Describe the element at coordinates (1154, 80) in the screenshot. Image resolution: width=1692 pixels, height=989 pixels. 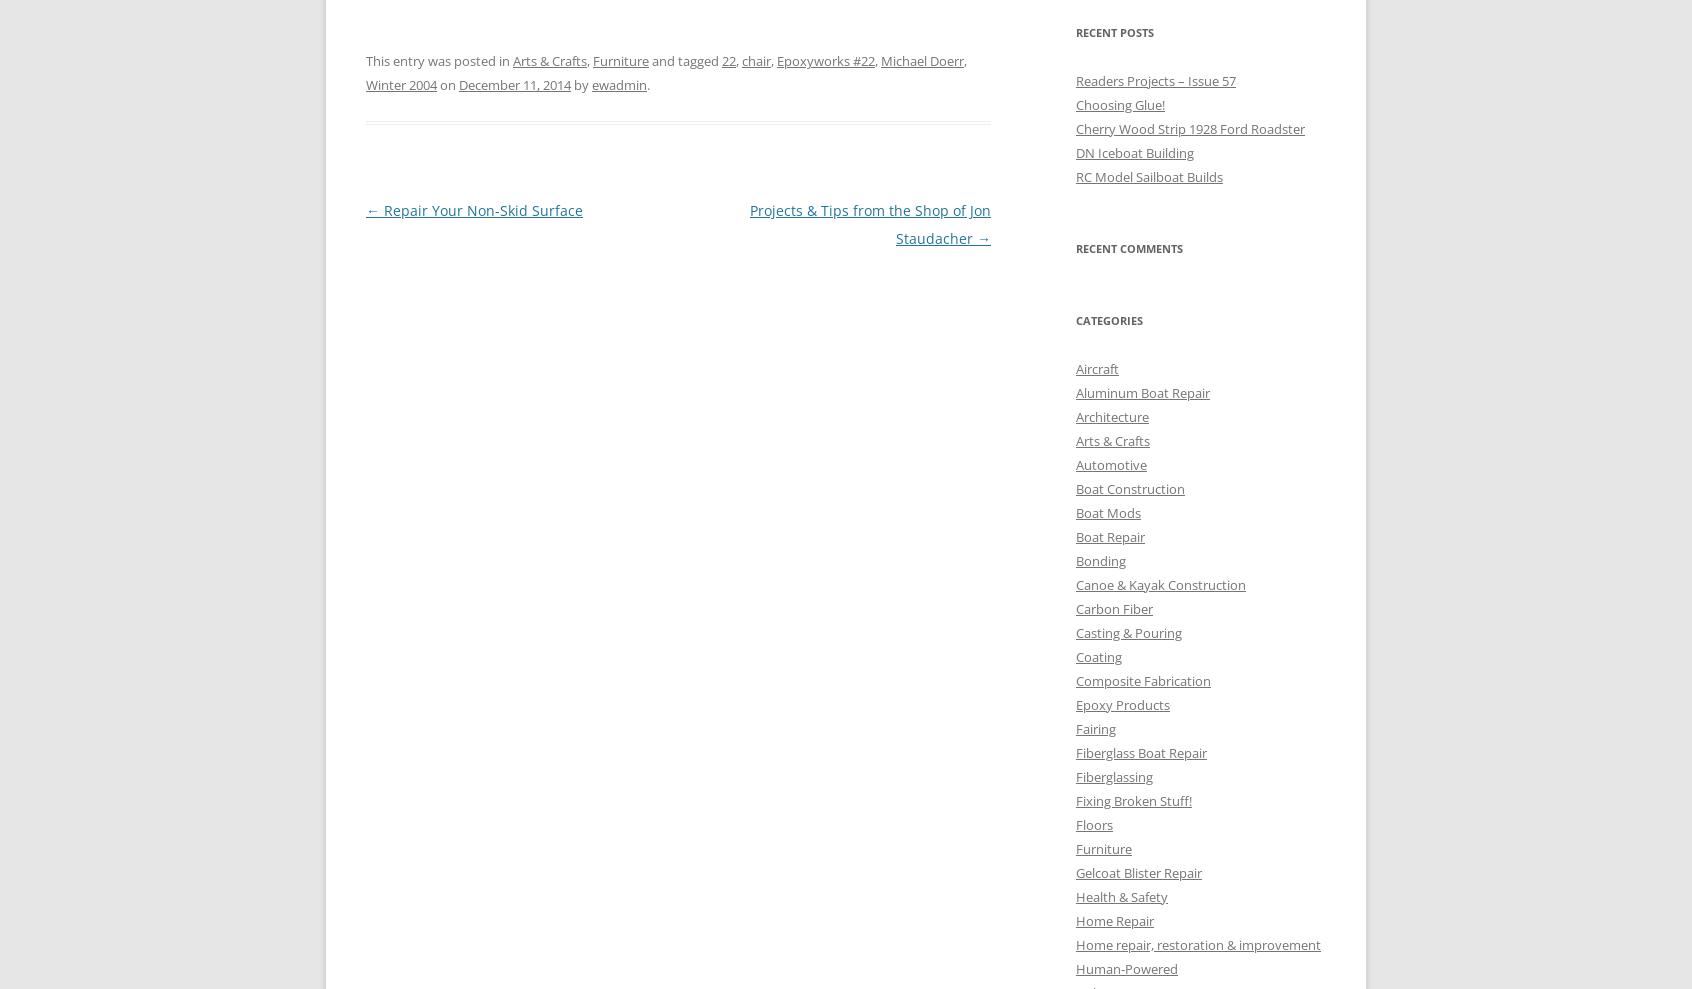
I see `'Readers Projects – Issue 57'` at that location.